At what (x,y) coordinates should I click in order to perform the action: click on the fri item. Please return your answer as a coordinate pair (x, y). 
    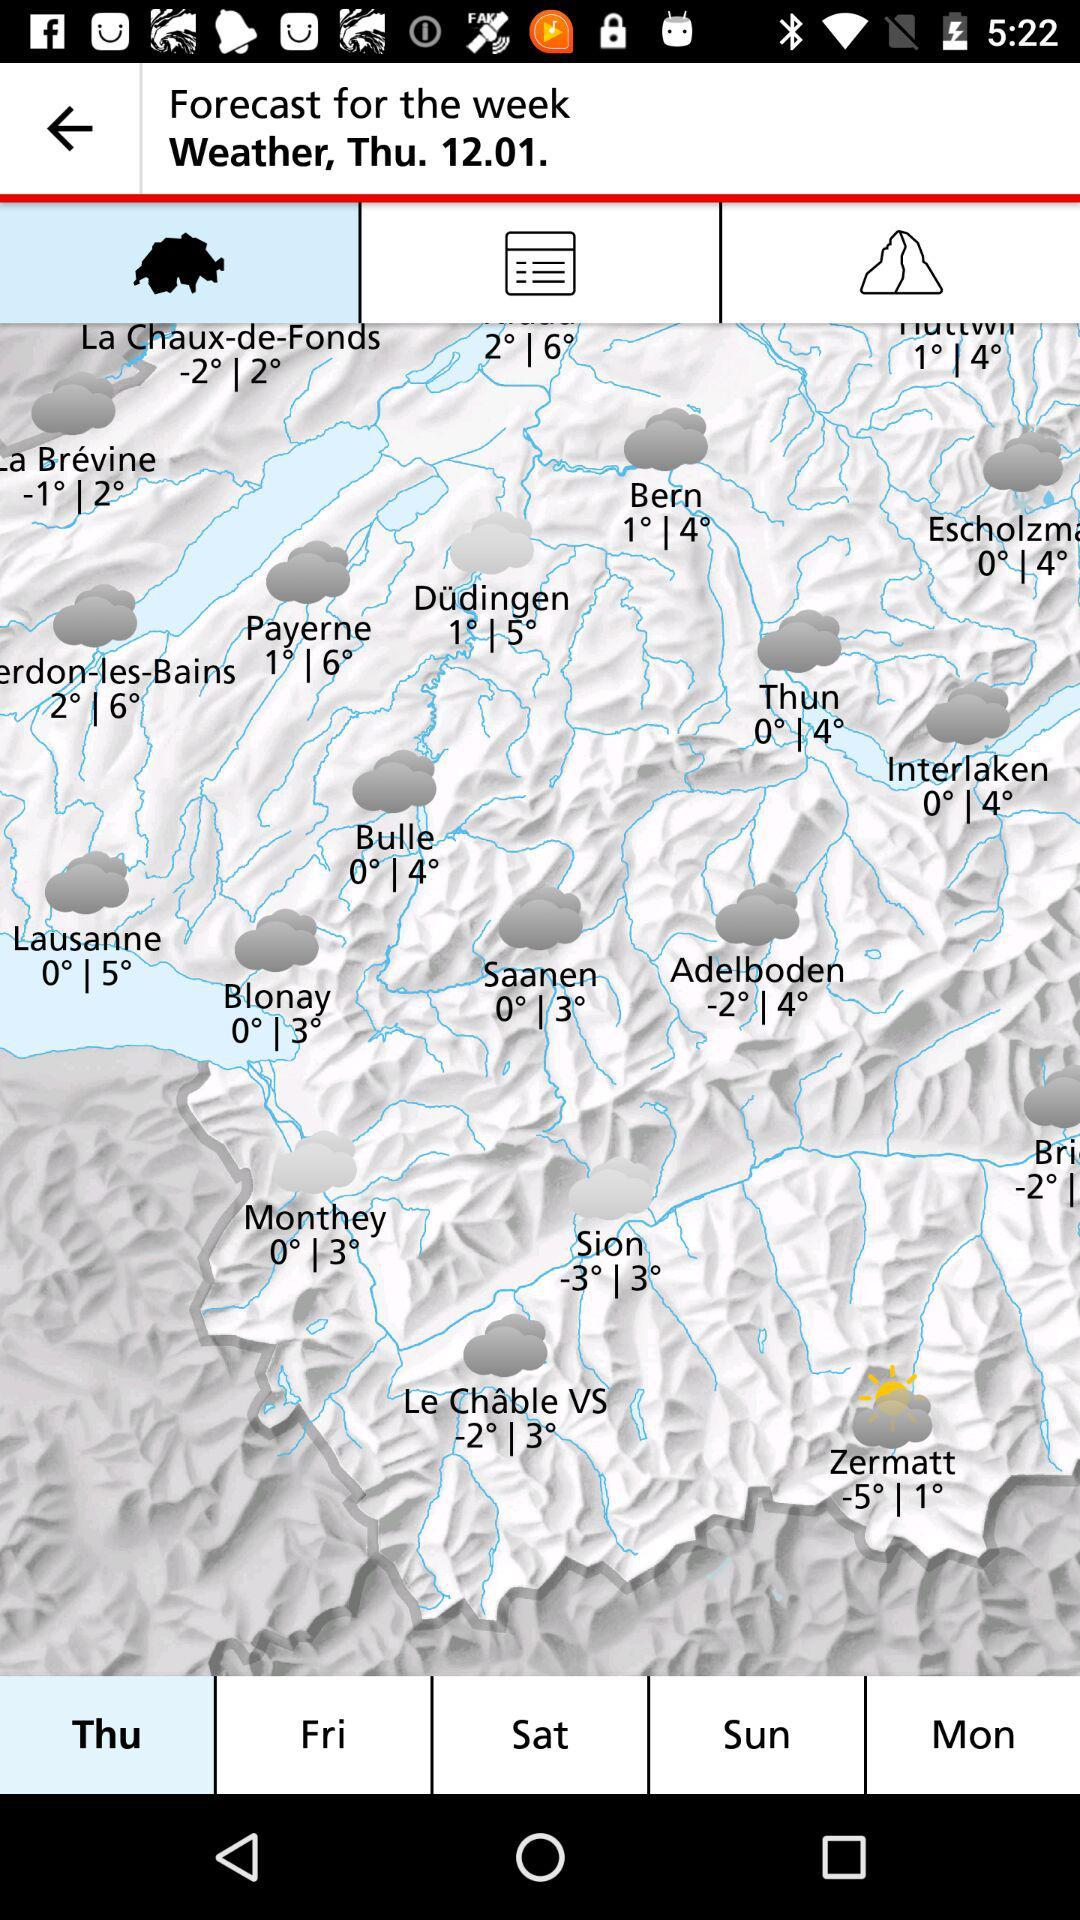
    Looking at the image, I should click on (322, 1734).